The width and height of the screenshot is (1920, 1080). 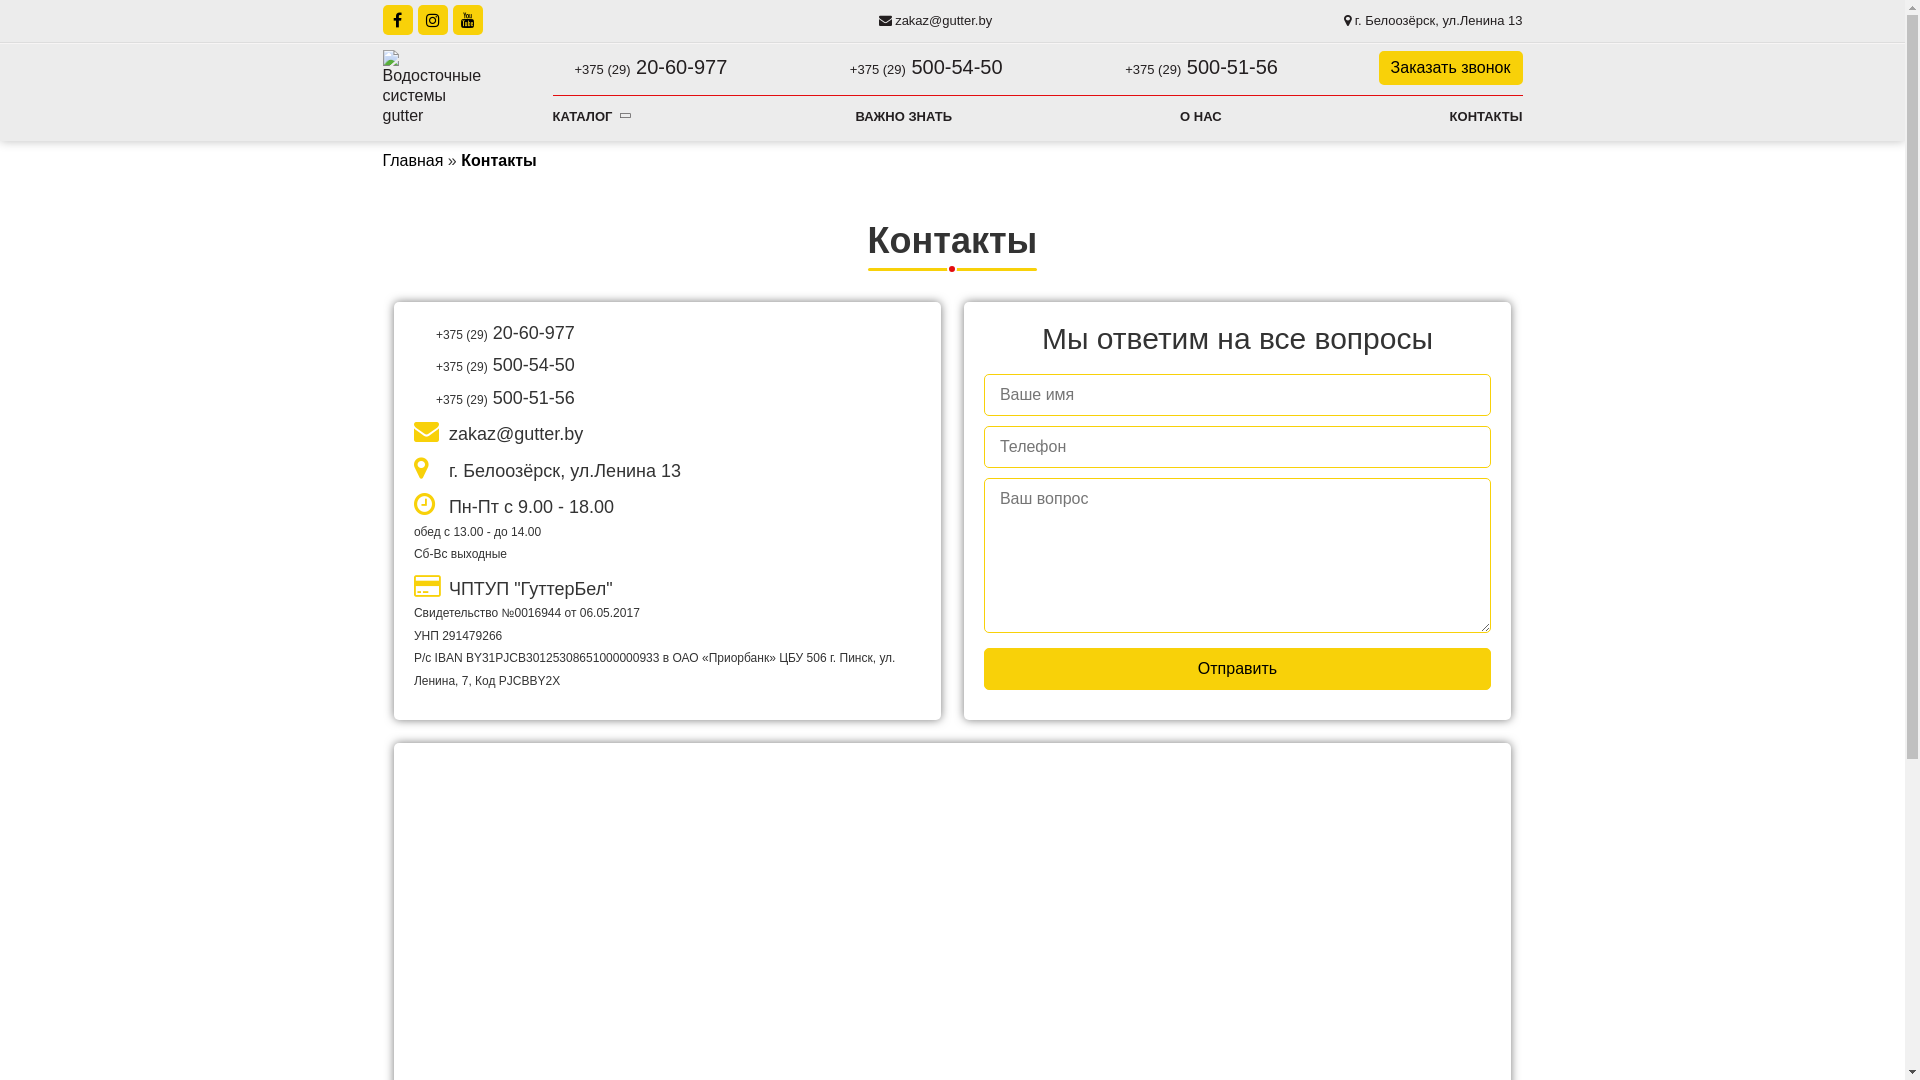 What do you see at coordinates (638, 66) in the screenshot?
I see `'+375 (29) 20-60-977'` at bounding box center [638, 66].